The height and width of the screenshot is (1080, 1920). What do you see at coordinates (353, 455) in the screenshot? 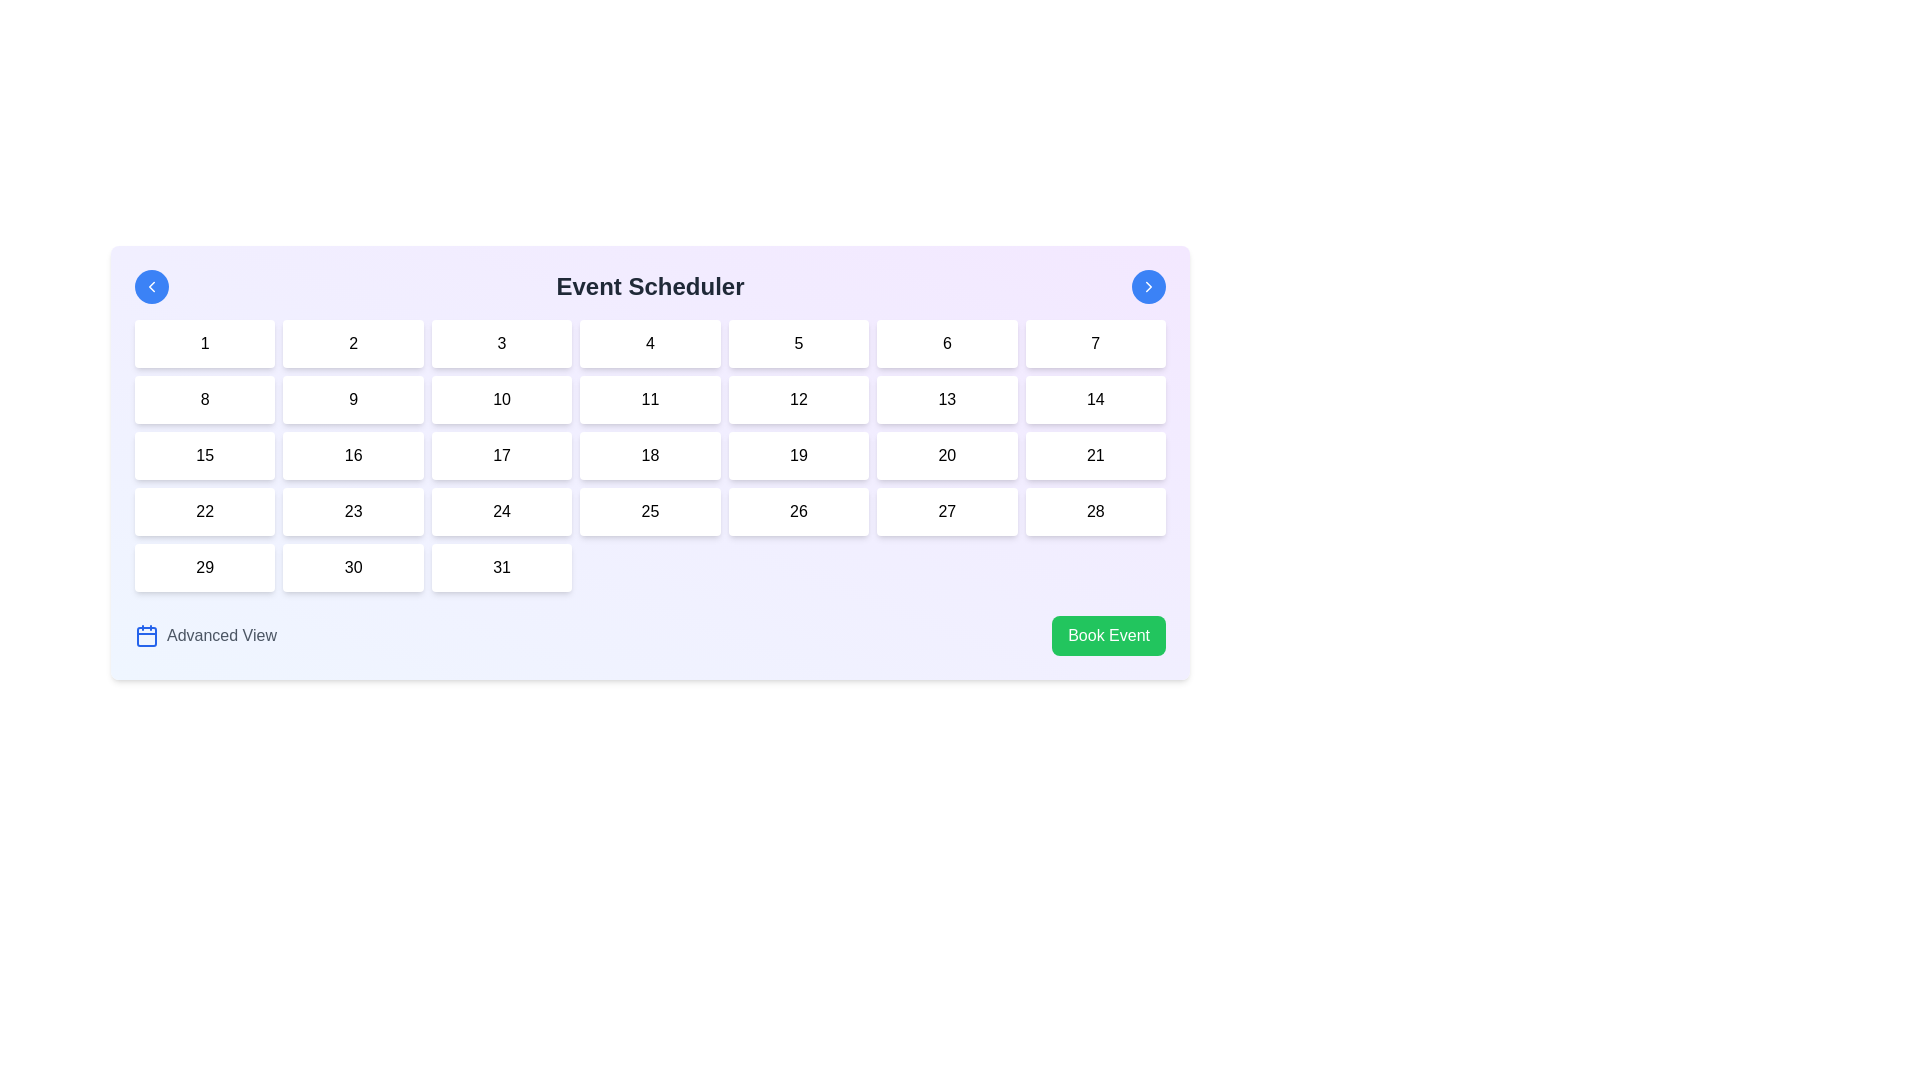
I see `the sixteenth selectable option in the calendar grid` at bounding box center [353, 455].